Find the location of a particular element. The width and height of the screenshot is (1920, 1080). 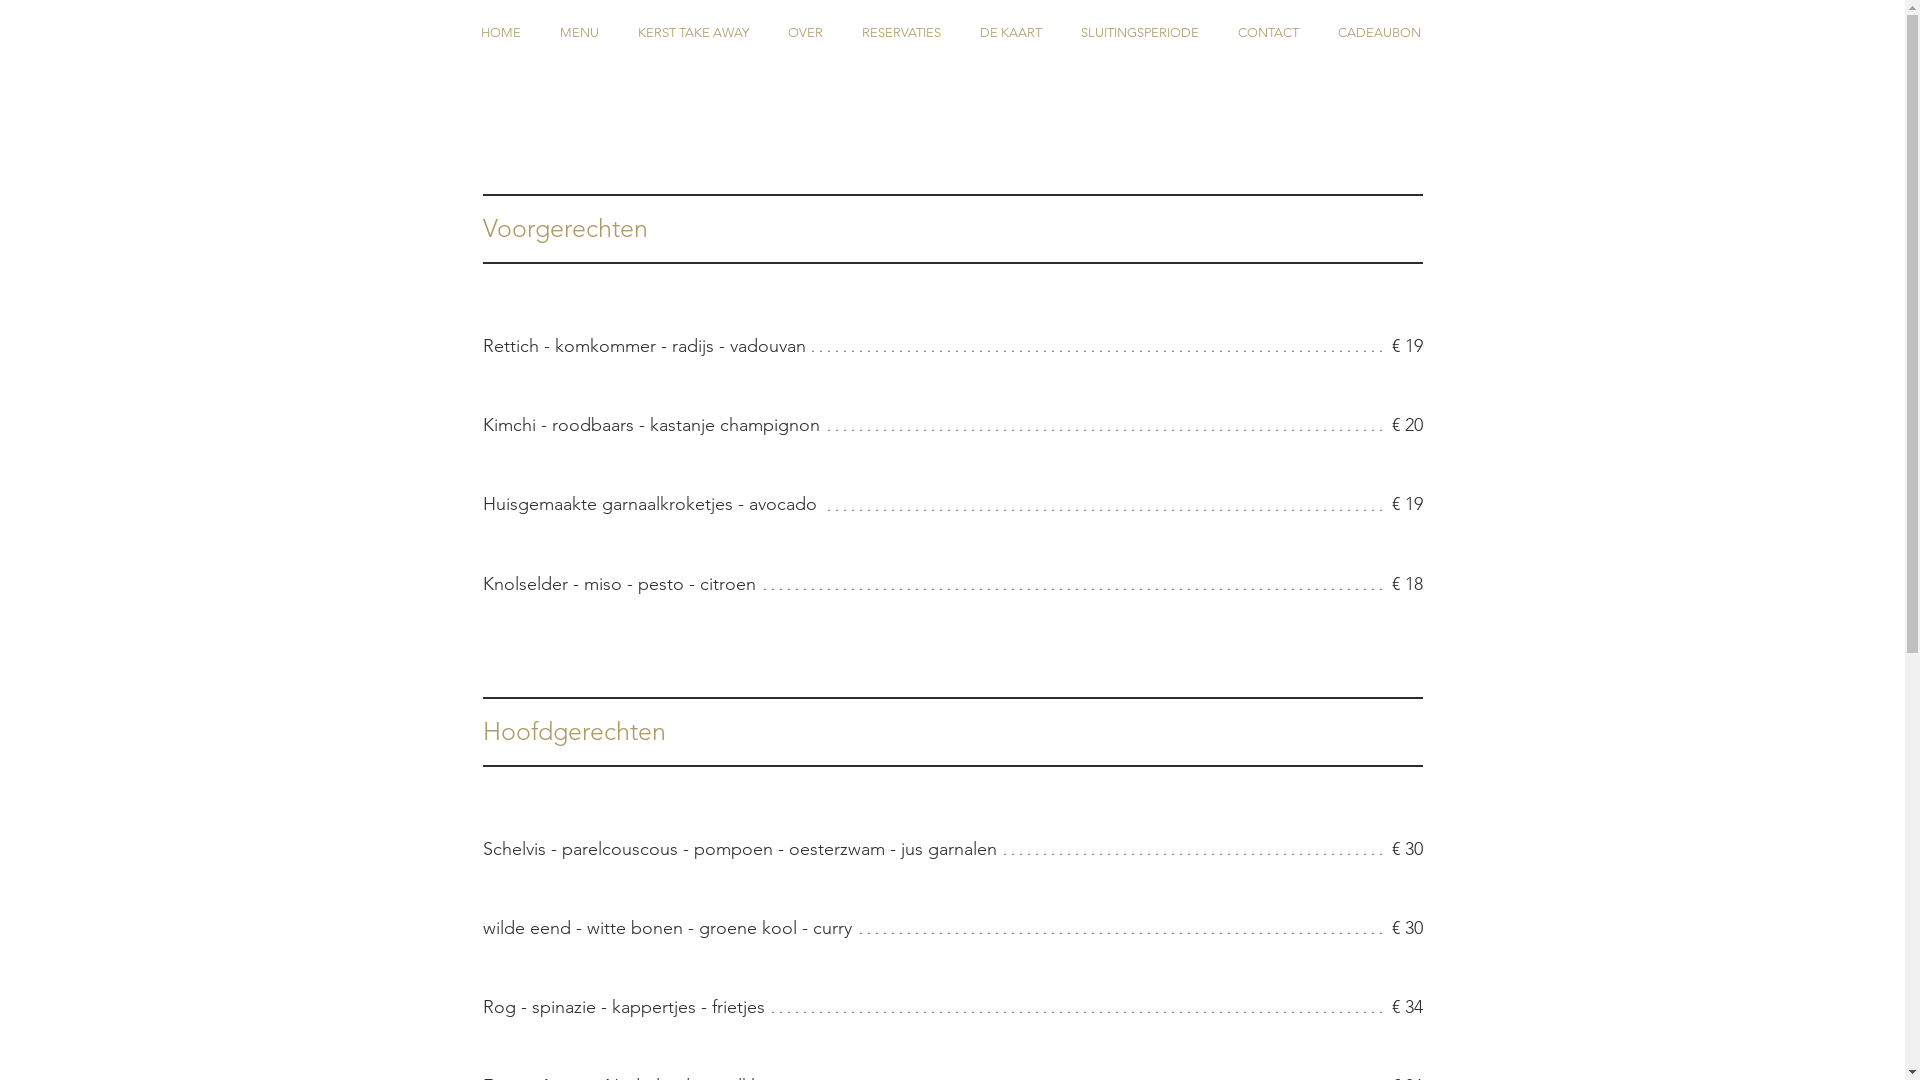

'CADEAUBON' is located at coordinates (1377, 32).